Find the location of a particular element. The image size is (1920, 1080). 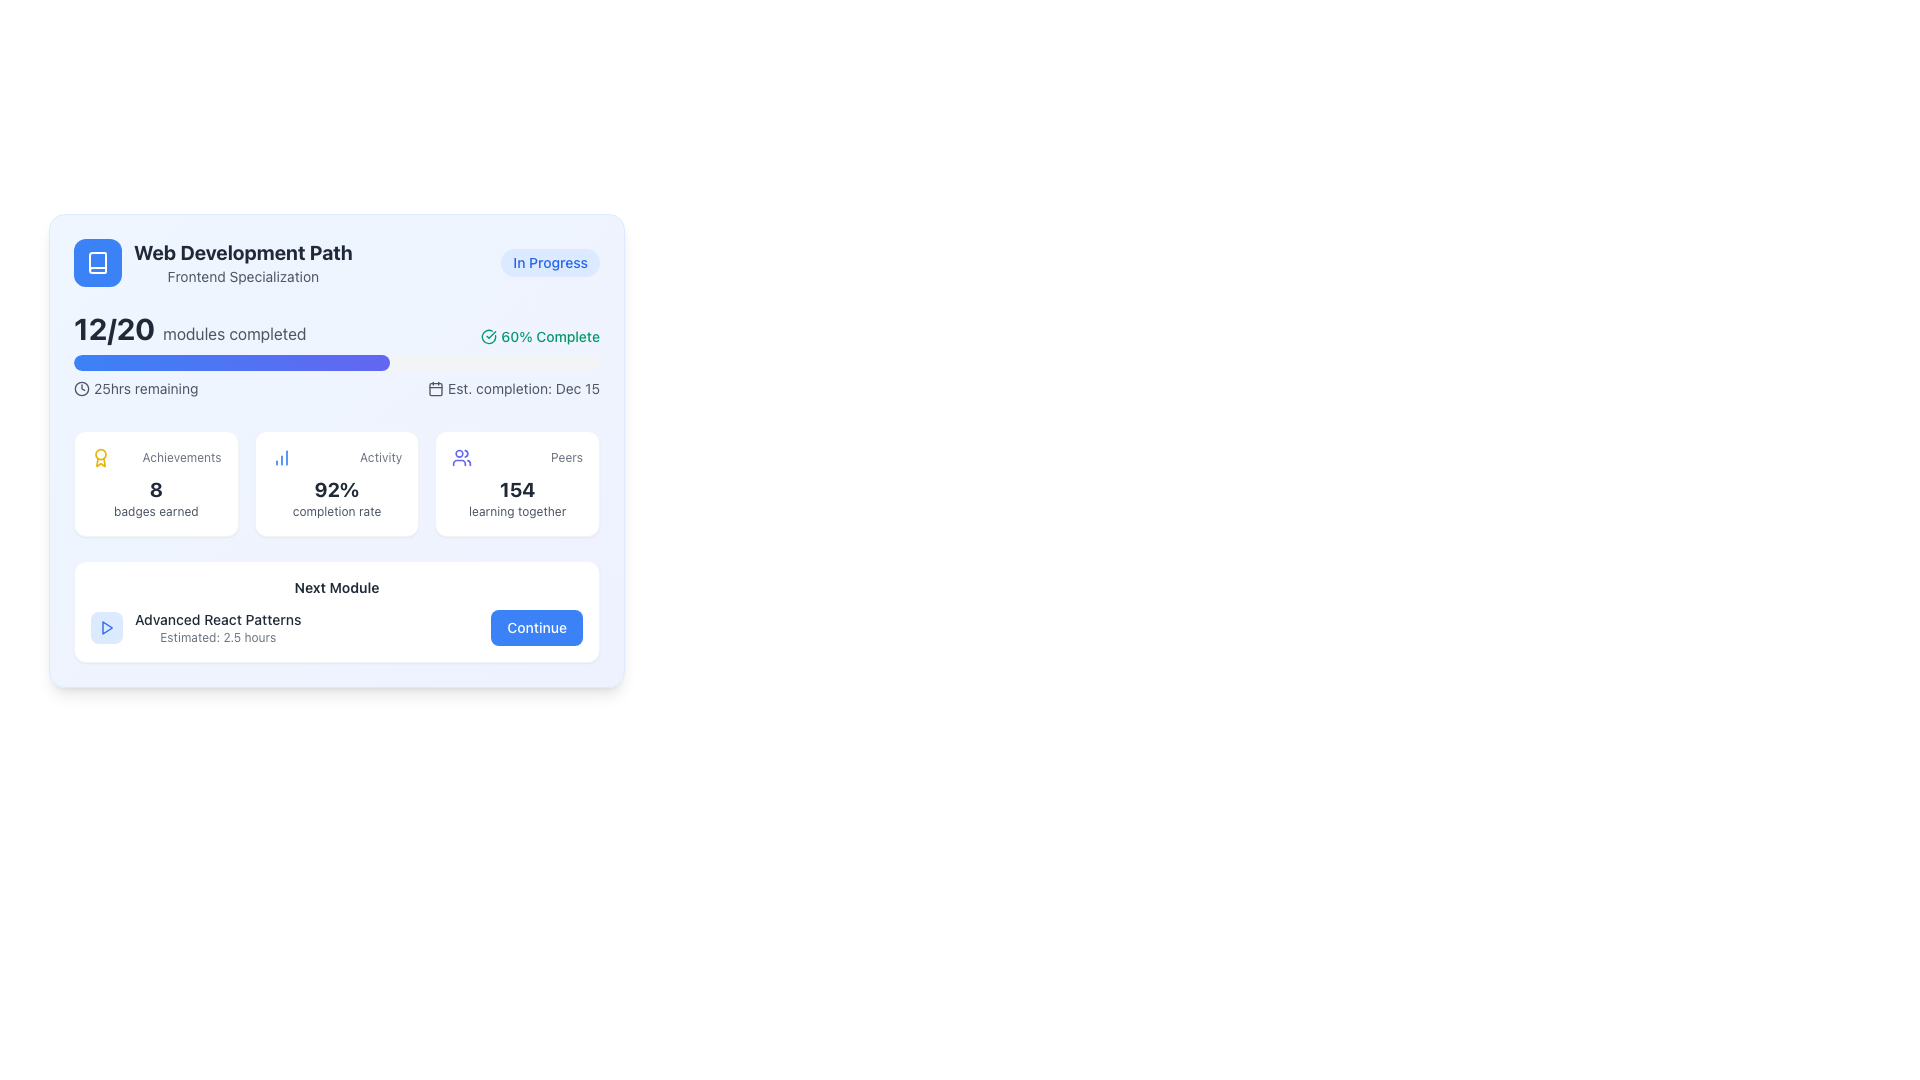

the text label located at the bottom center of the box that serves as a descriptor for the statistical chart icon on the left is located at coordinates (381, 458).